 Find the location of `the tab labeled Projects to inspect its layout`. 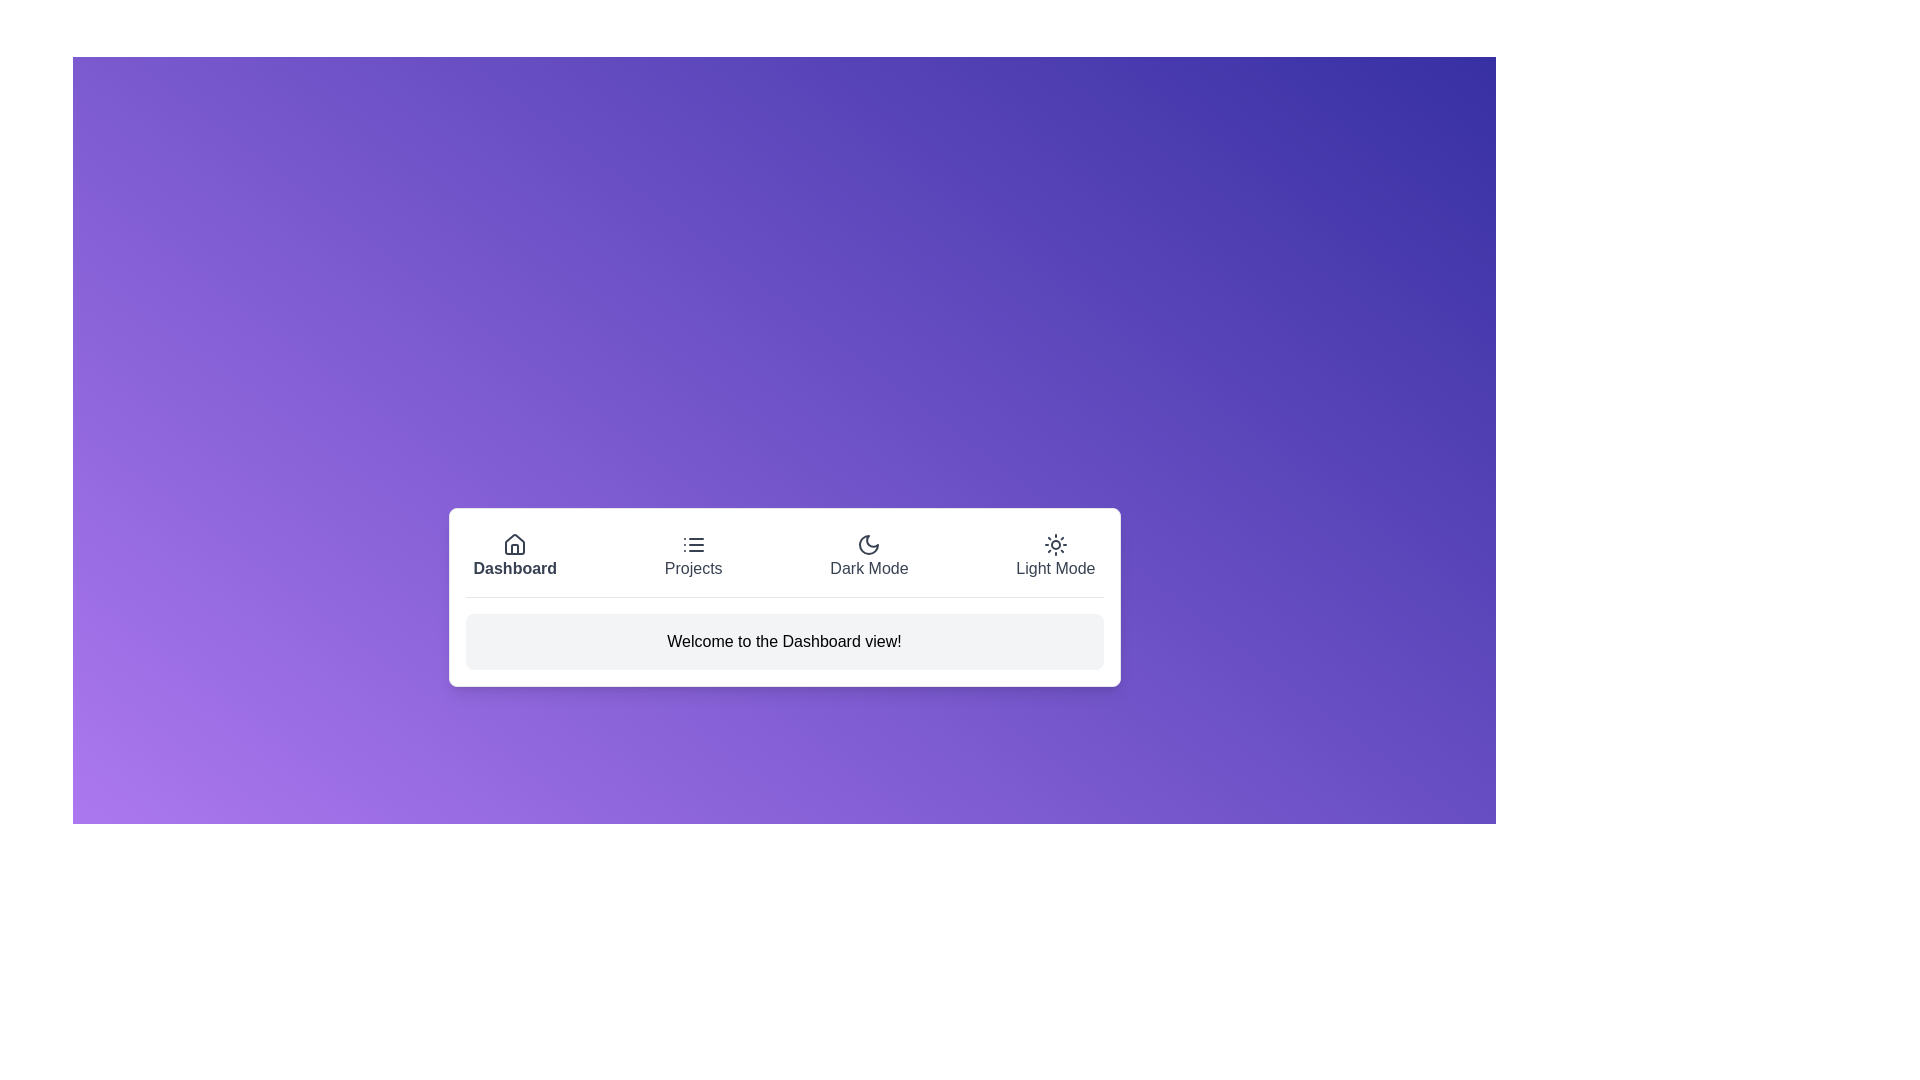

the tab labeled Projects to inspect its layout is located at coordinates (692, 555).